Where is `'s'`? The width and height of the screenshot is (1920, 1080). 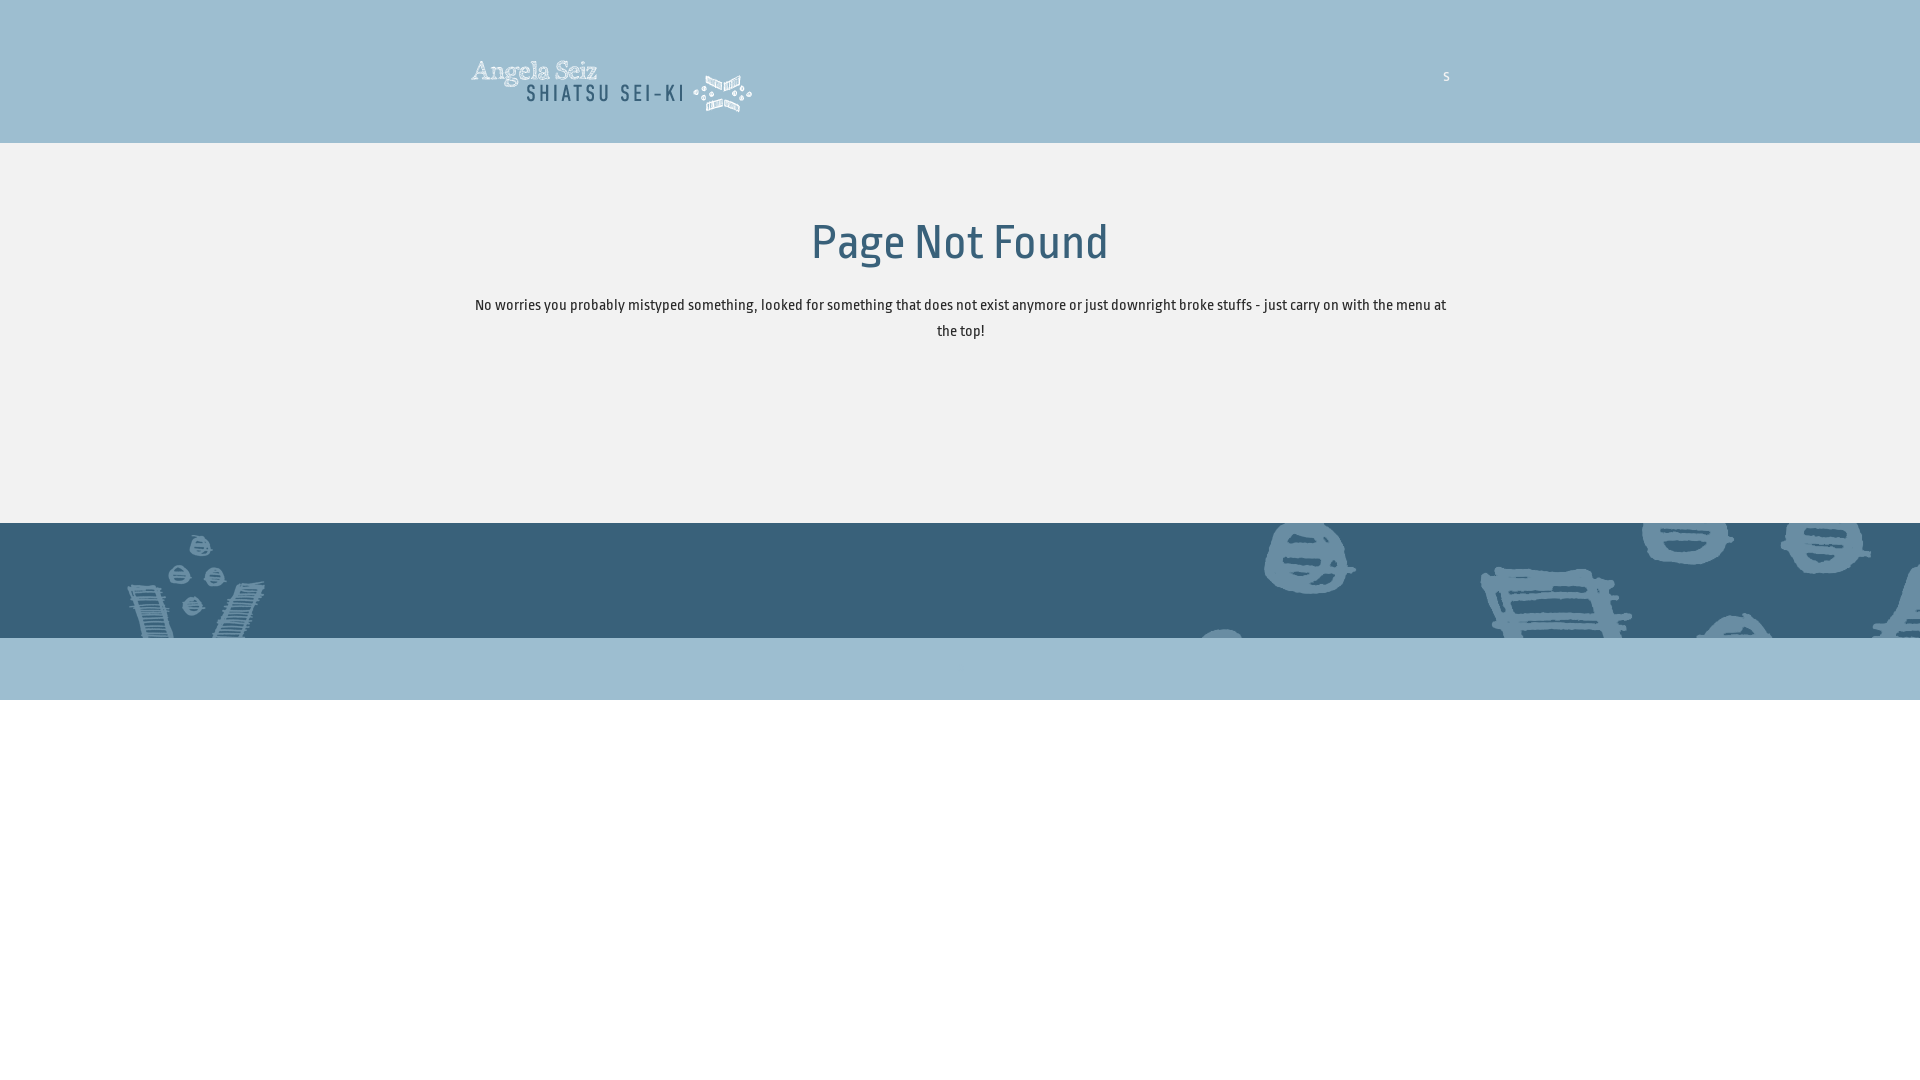
's' is located at coordinates (1443, 74).